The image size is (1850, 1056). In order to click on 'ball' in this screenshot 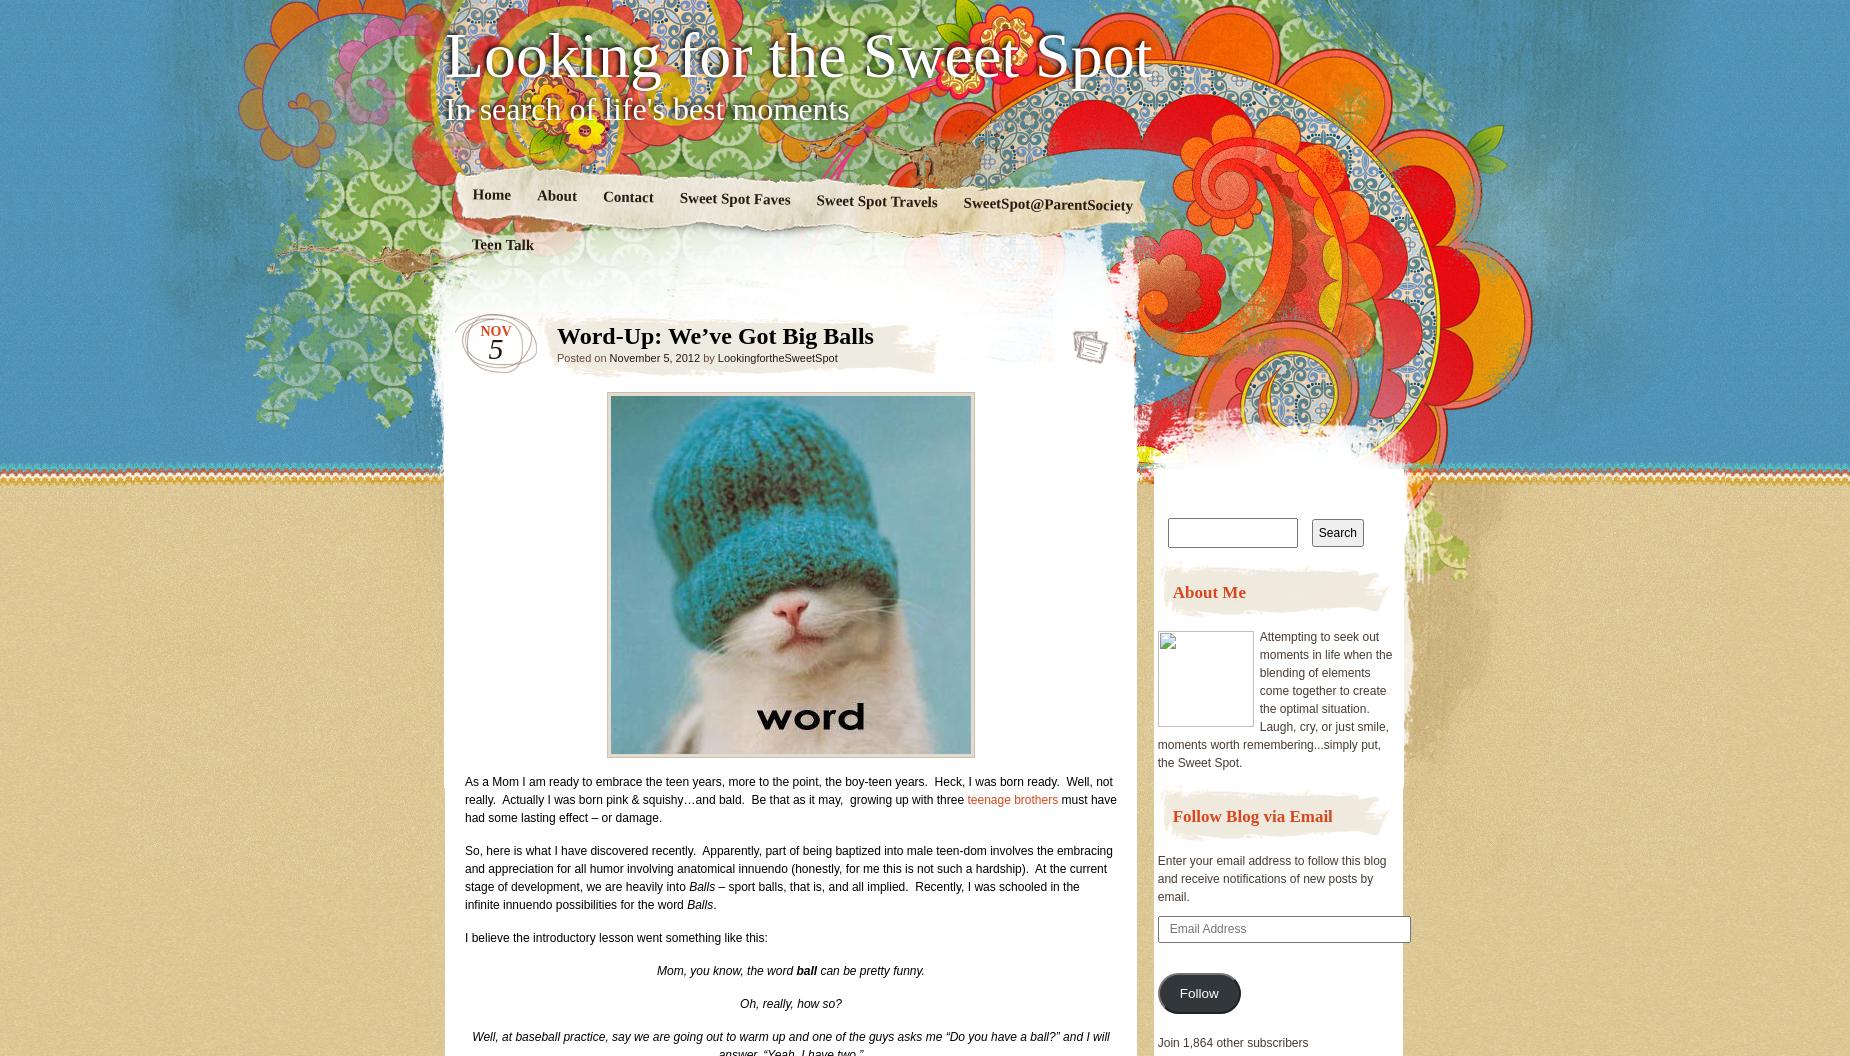, I will do `click(806, 970)`.